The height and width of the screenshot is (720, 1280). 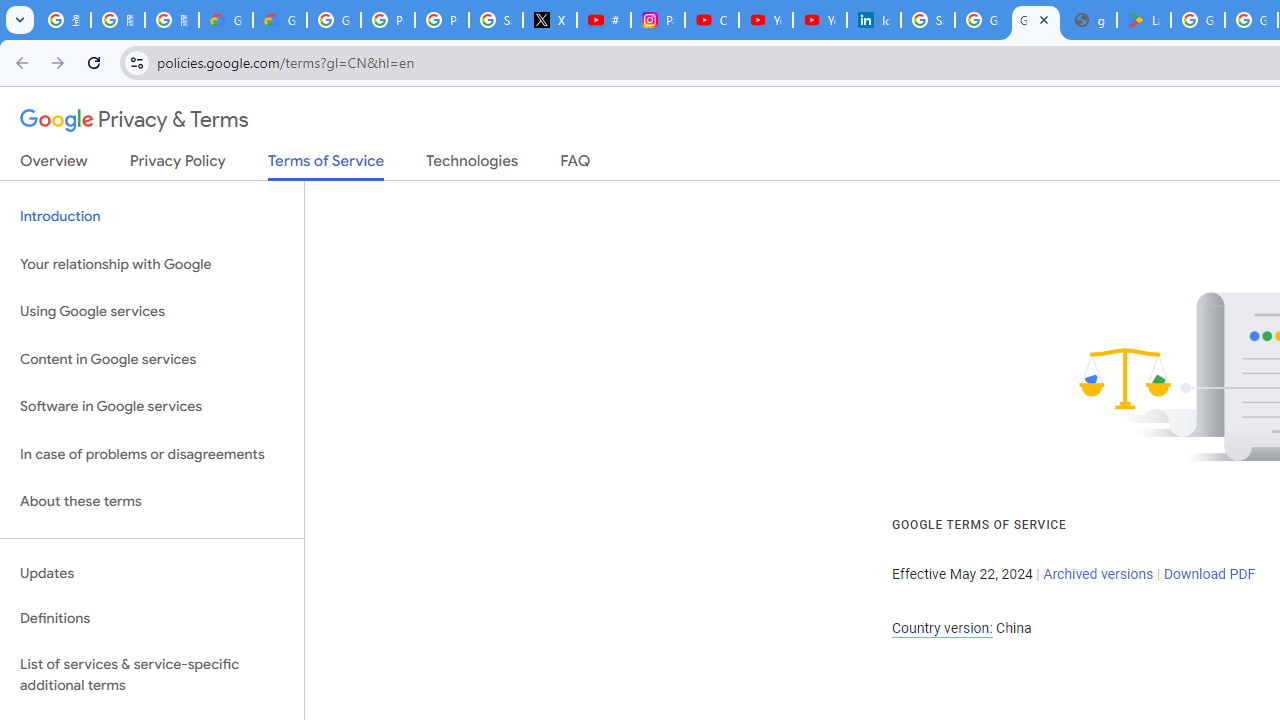 What do you see at coordinates (471, 164) in the screenshot?
I see `'Technologies'` at bounding box center [471, 164].